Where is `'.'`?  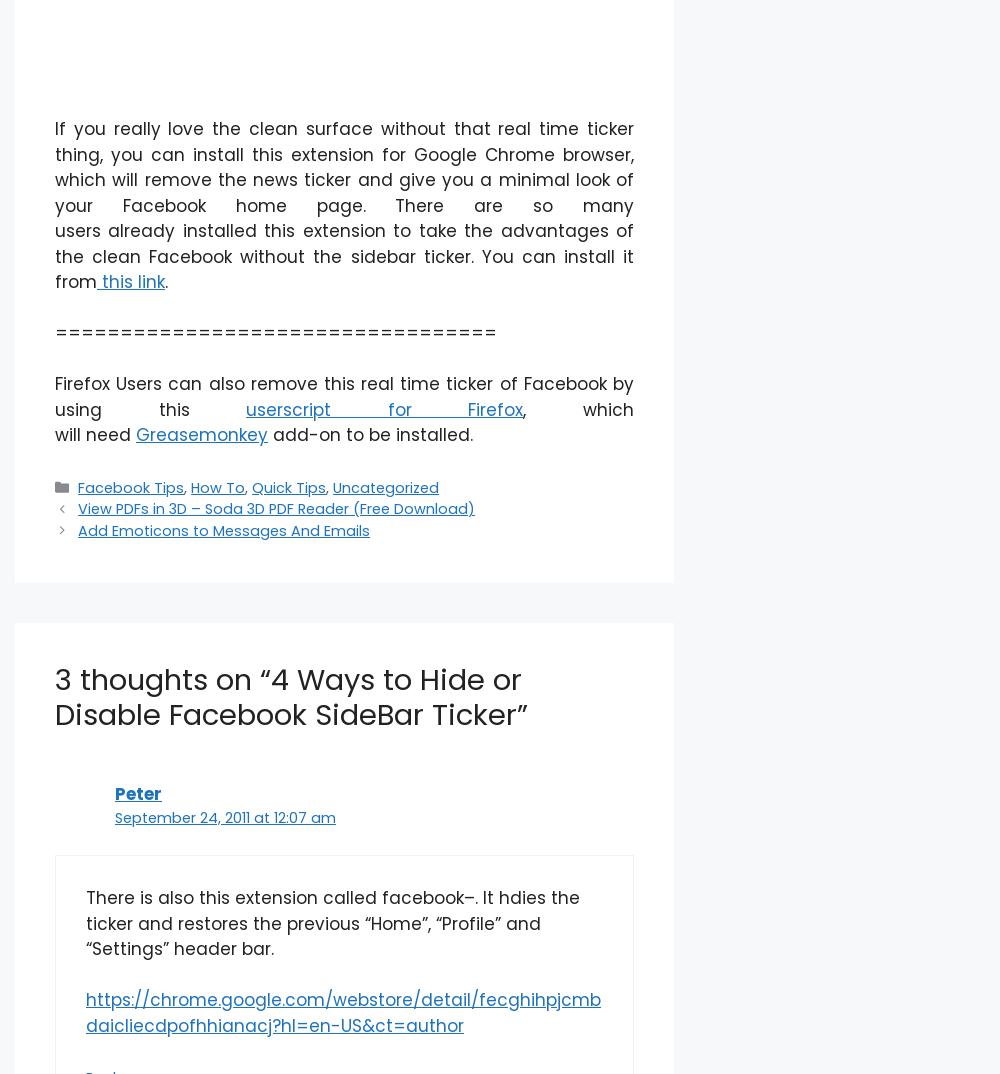 '.' is located at coordinates (166, 282).